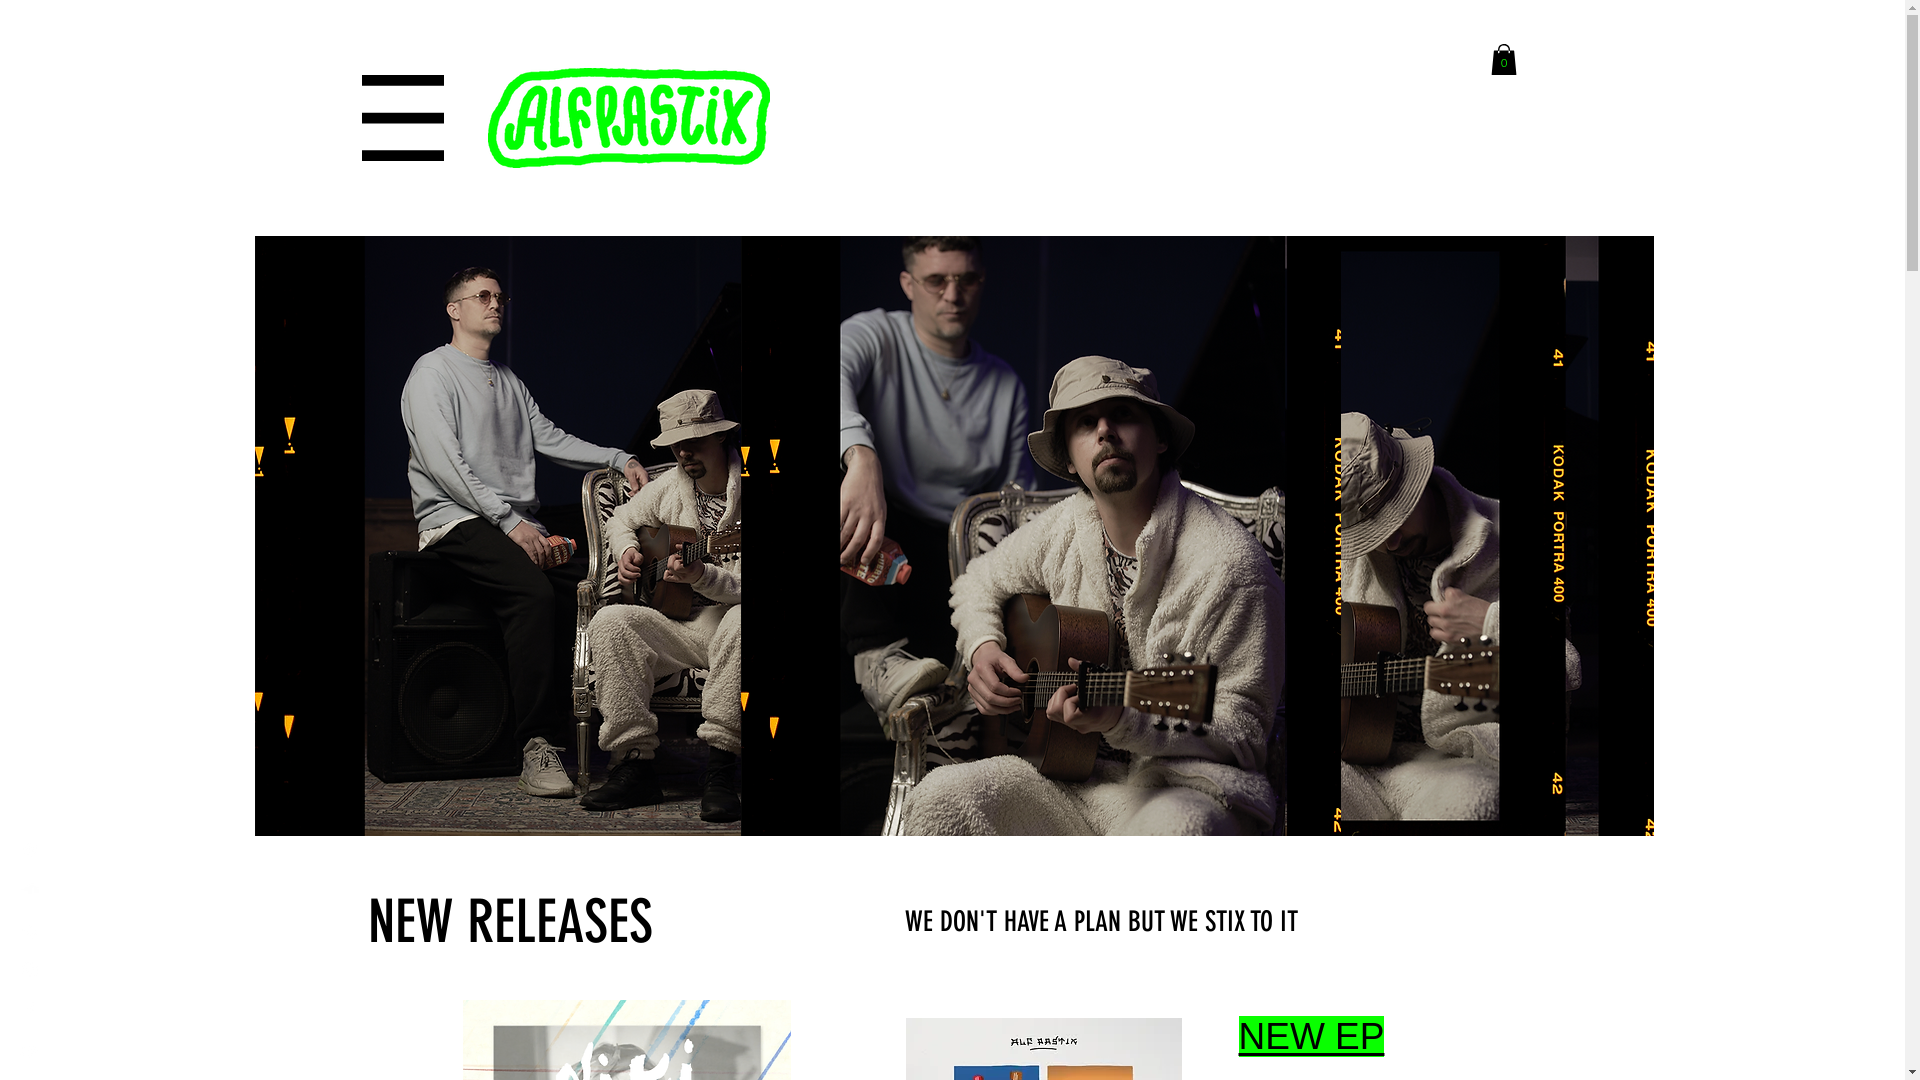 The width and height of the screenshot is (1920, 1080). I want to click on '0', so click(1502, 58).